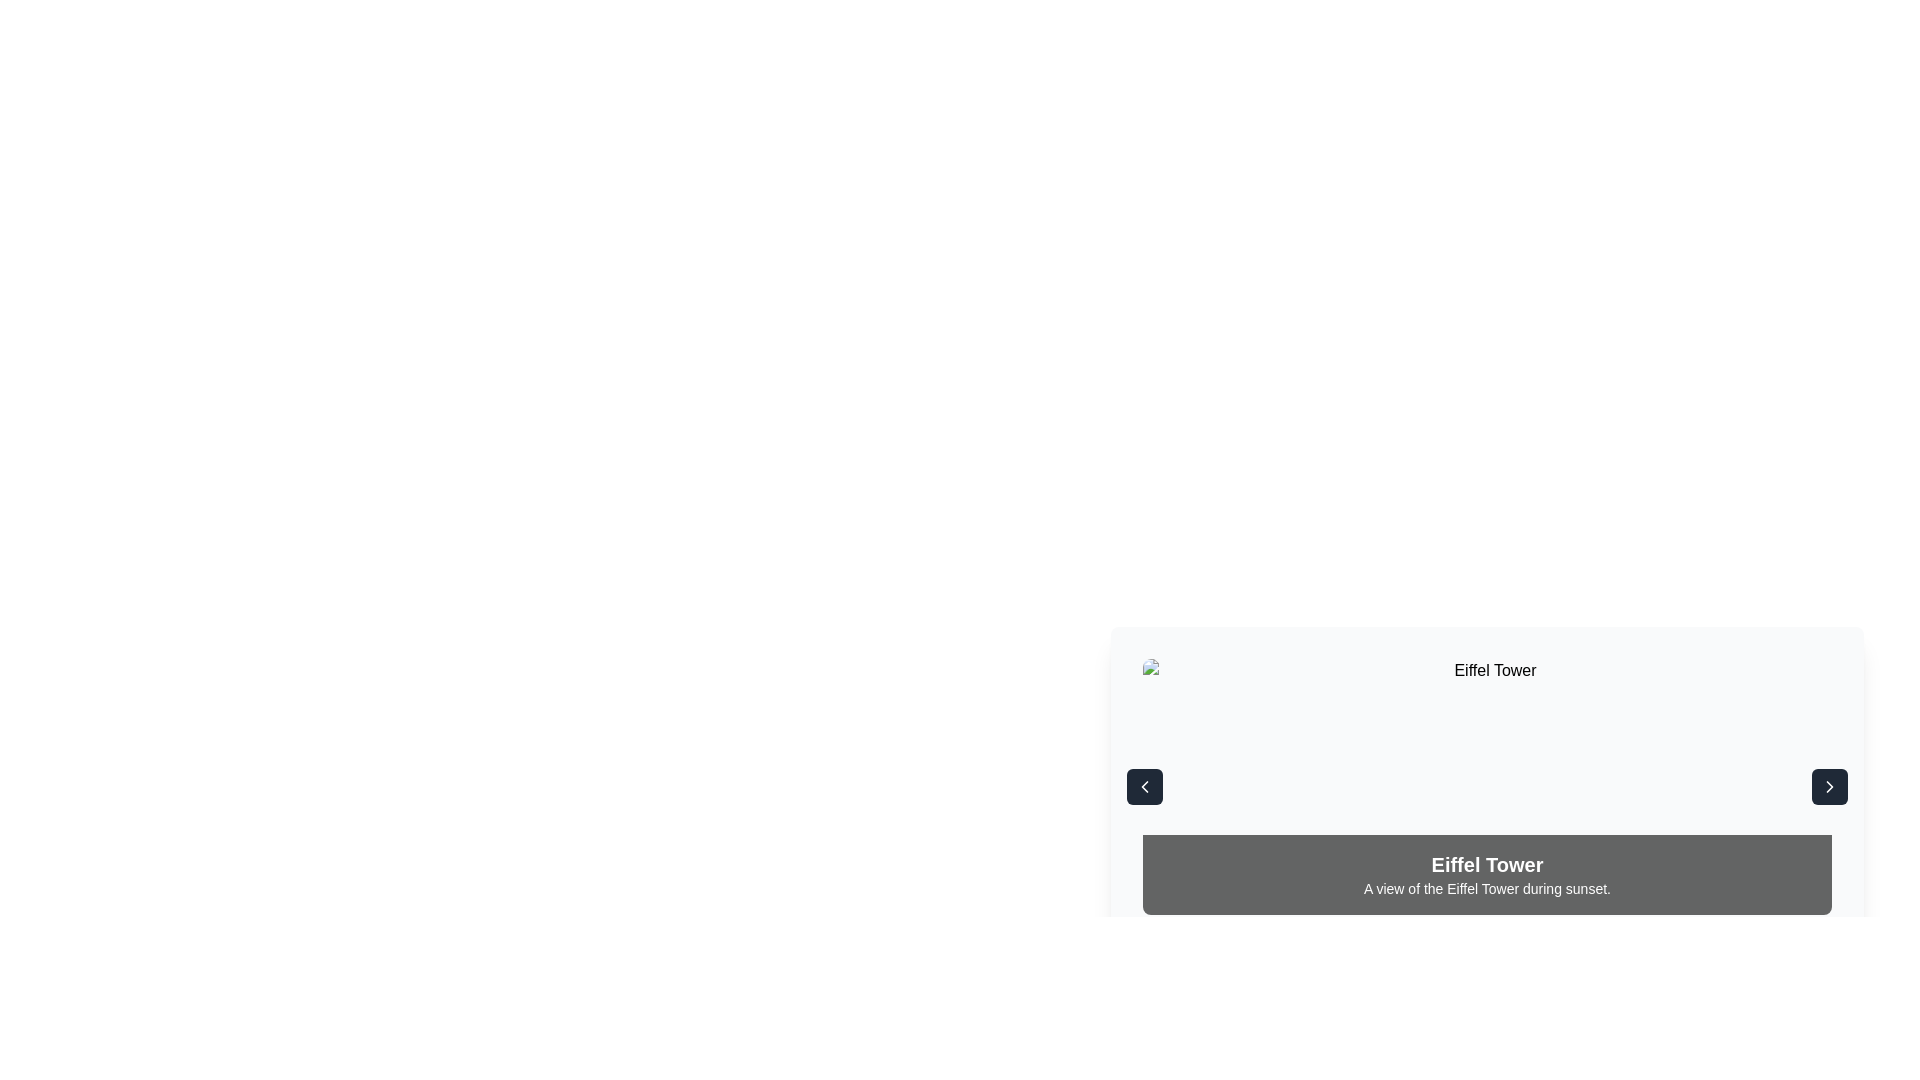  I want to click on the 'next' navigation button located on the far-right side of the carousel to proceed to the next slide, so click(1829, 785).